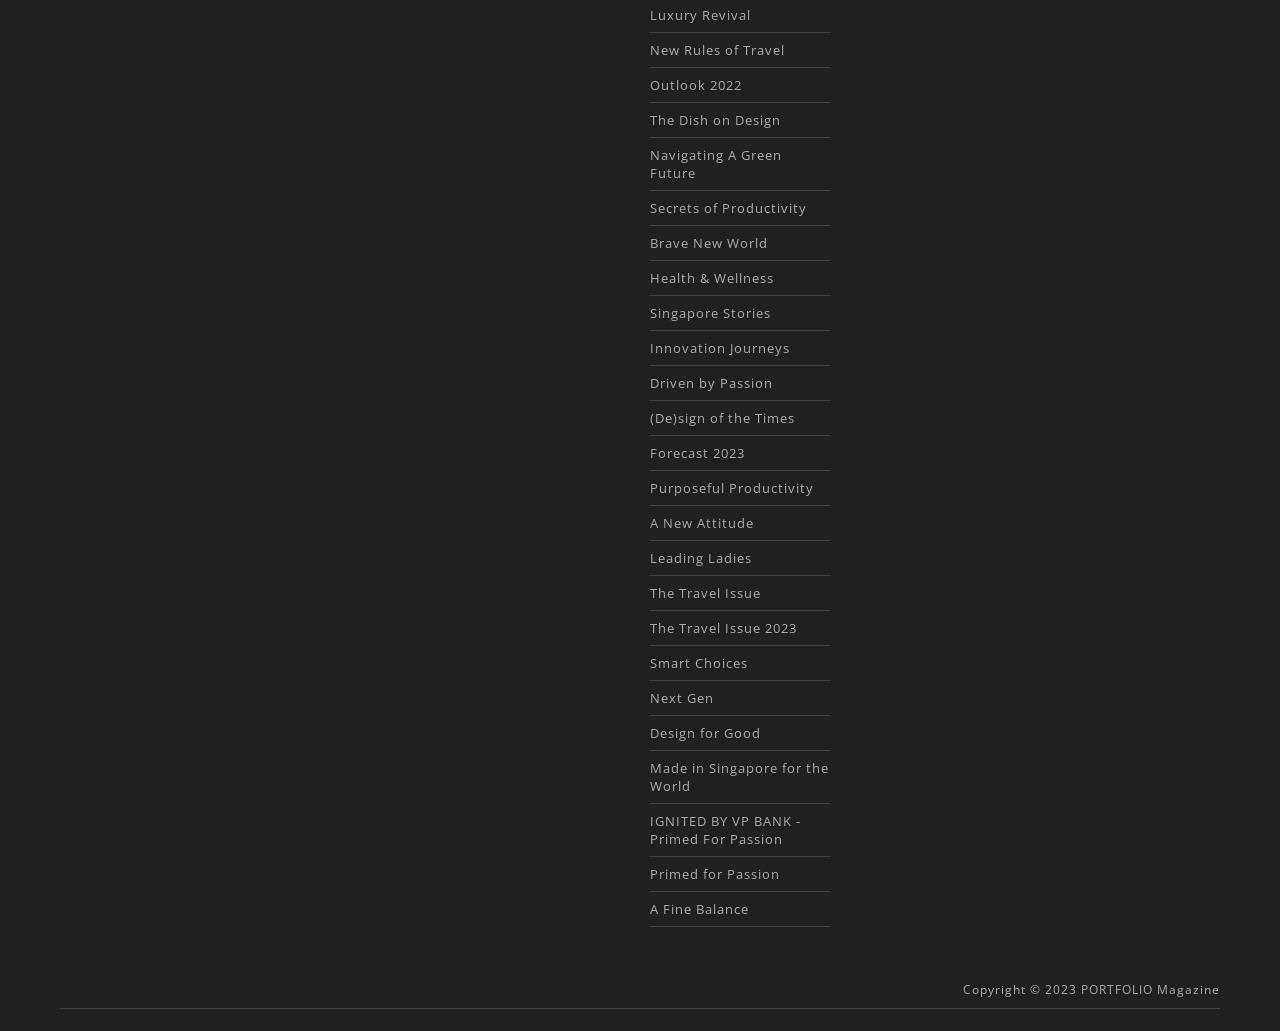 This screenshot has width=1280, height=1031. What do you see at coordinates (730, 487) in the screenshot?
I see `'Purposeful Productivity'` at bounding box center [730, 487].